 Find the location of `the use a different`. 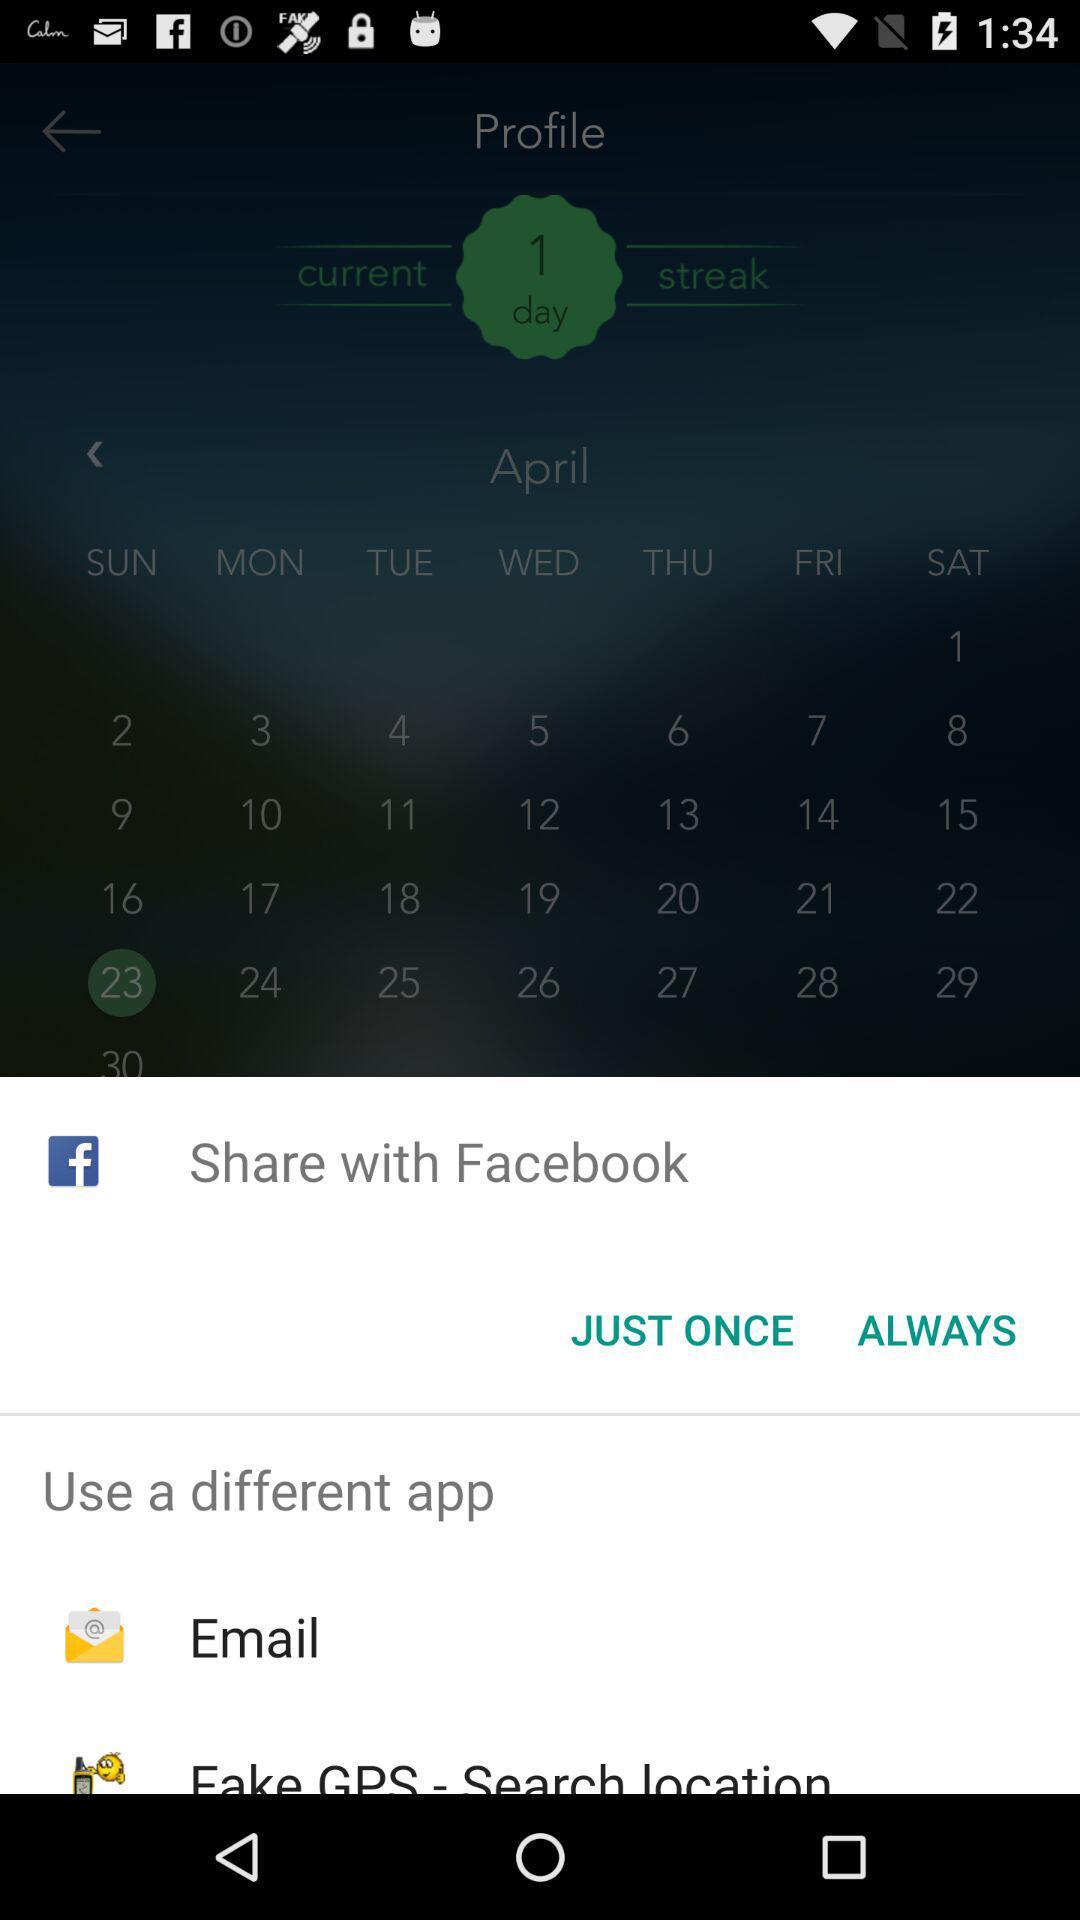

the use a different is located at coordinates (540, 1489).